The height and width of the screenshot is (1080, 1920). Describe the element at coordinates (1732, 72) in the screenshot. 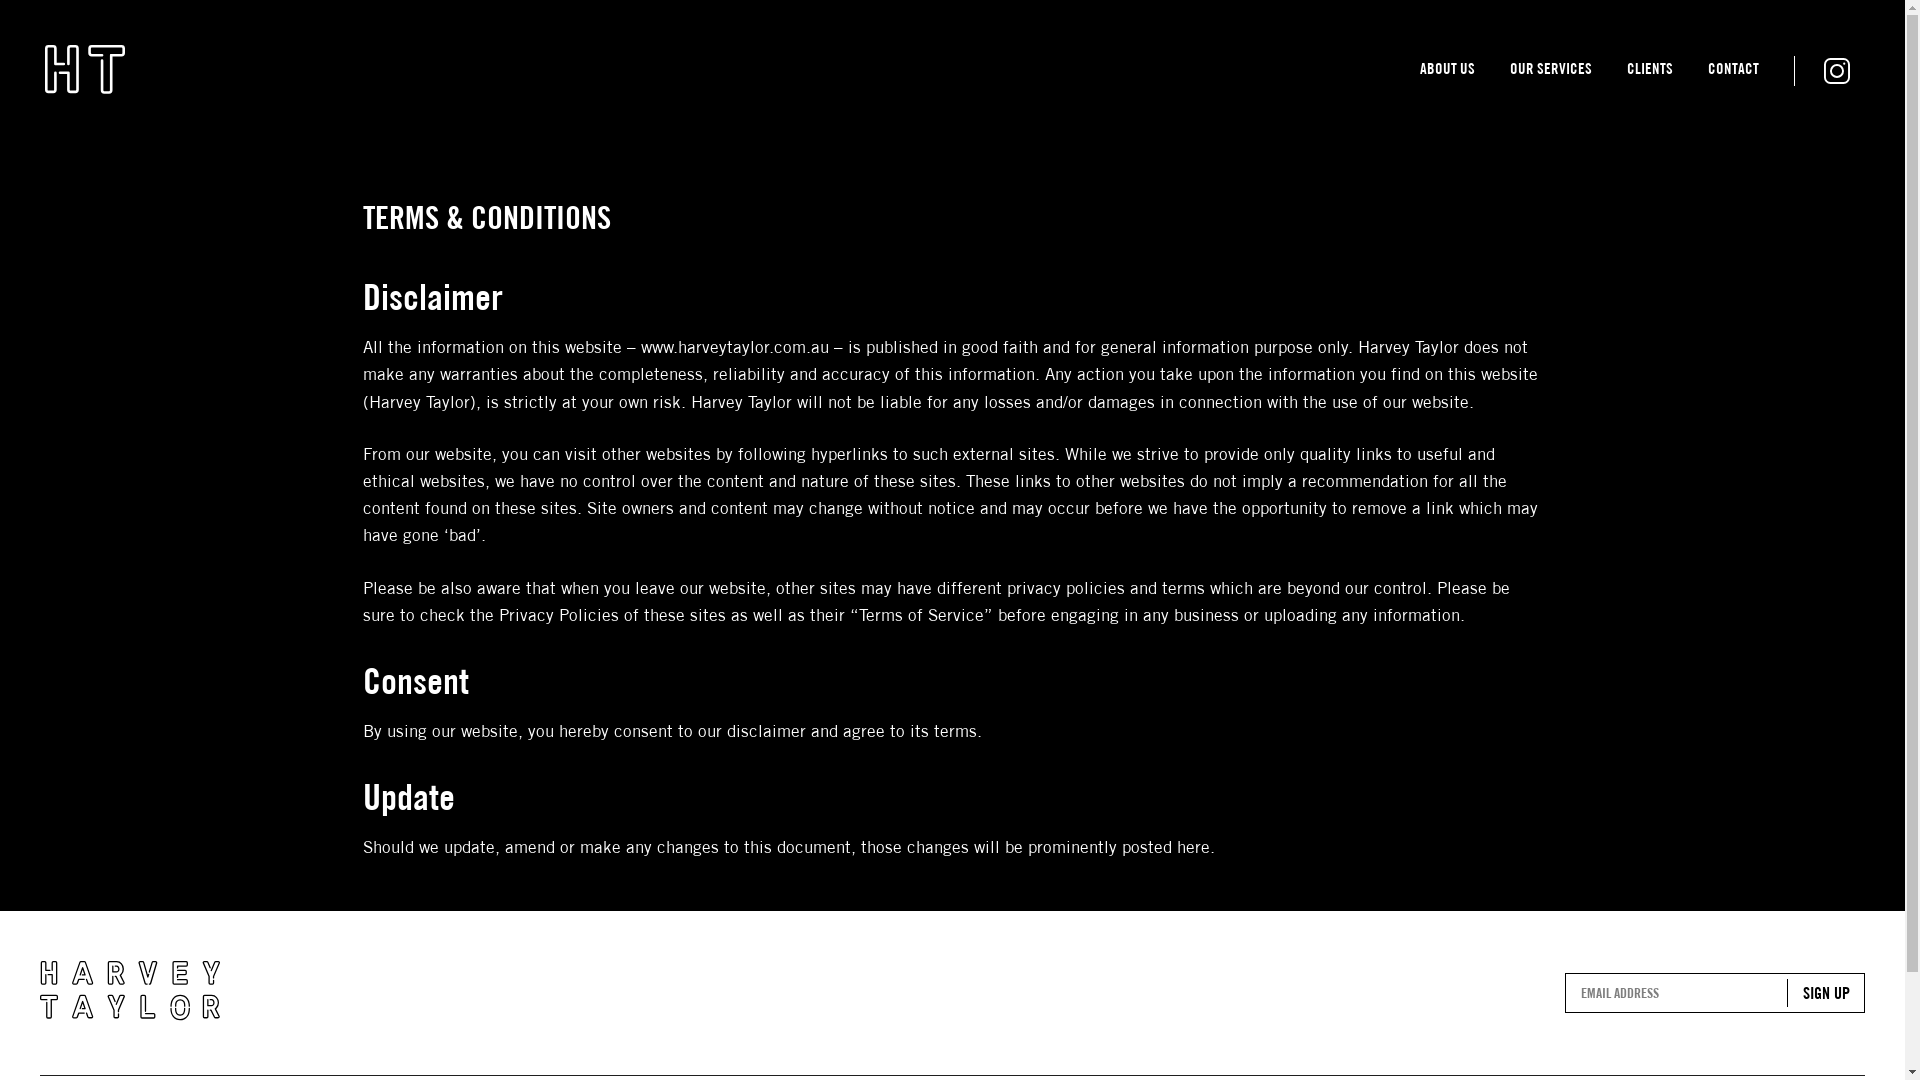

I see `'CONTACT'` at that location.